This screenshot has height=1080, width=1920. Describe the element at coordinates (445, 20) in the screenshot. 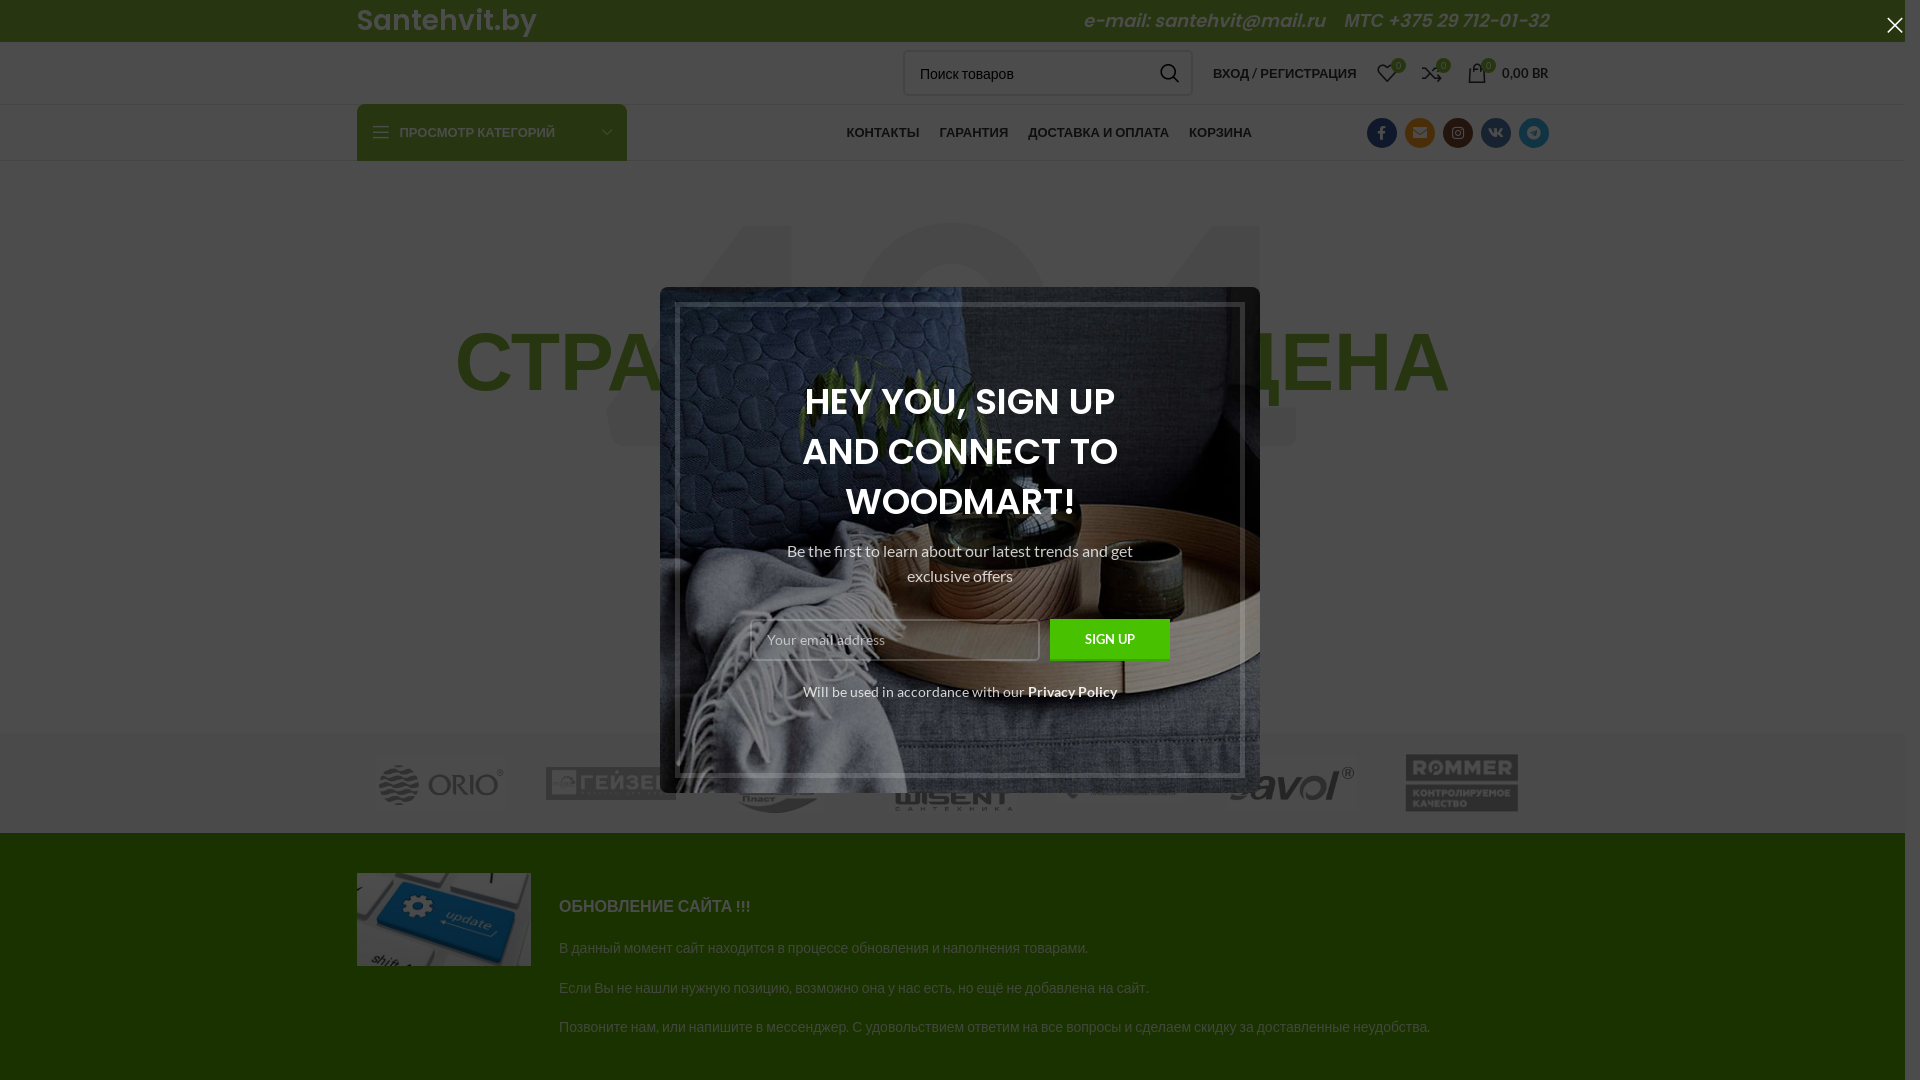

I see `'Santehvit.by'` at that location.